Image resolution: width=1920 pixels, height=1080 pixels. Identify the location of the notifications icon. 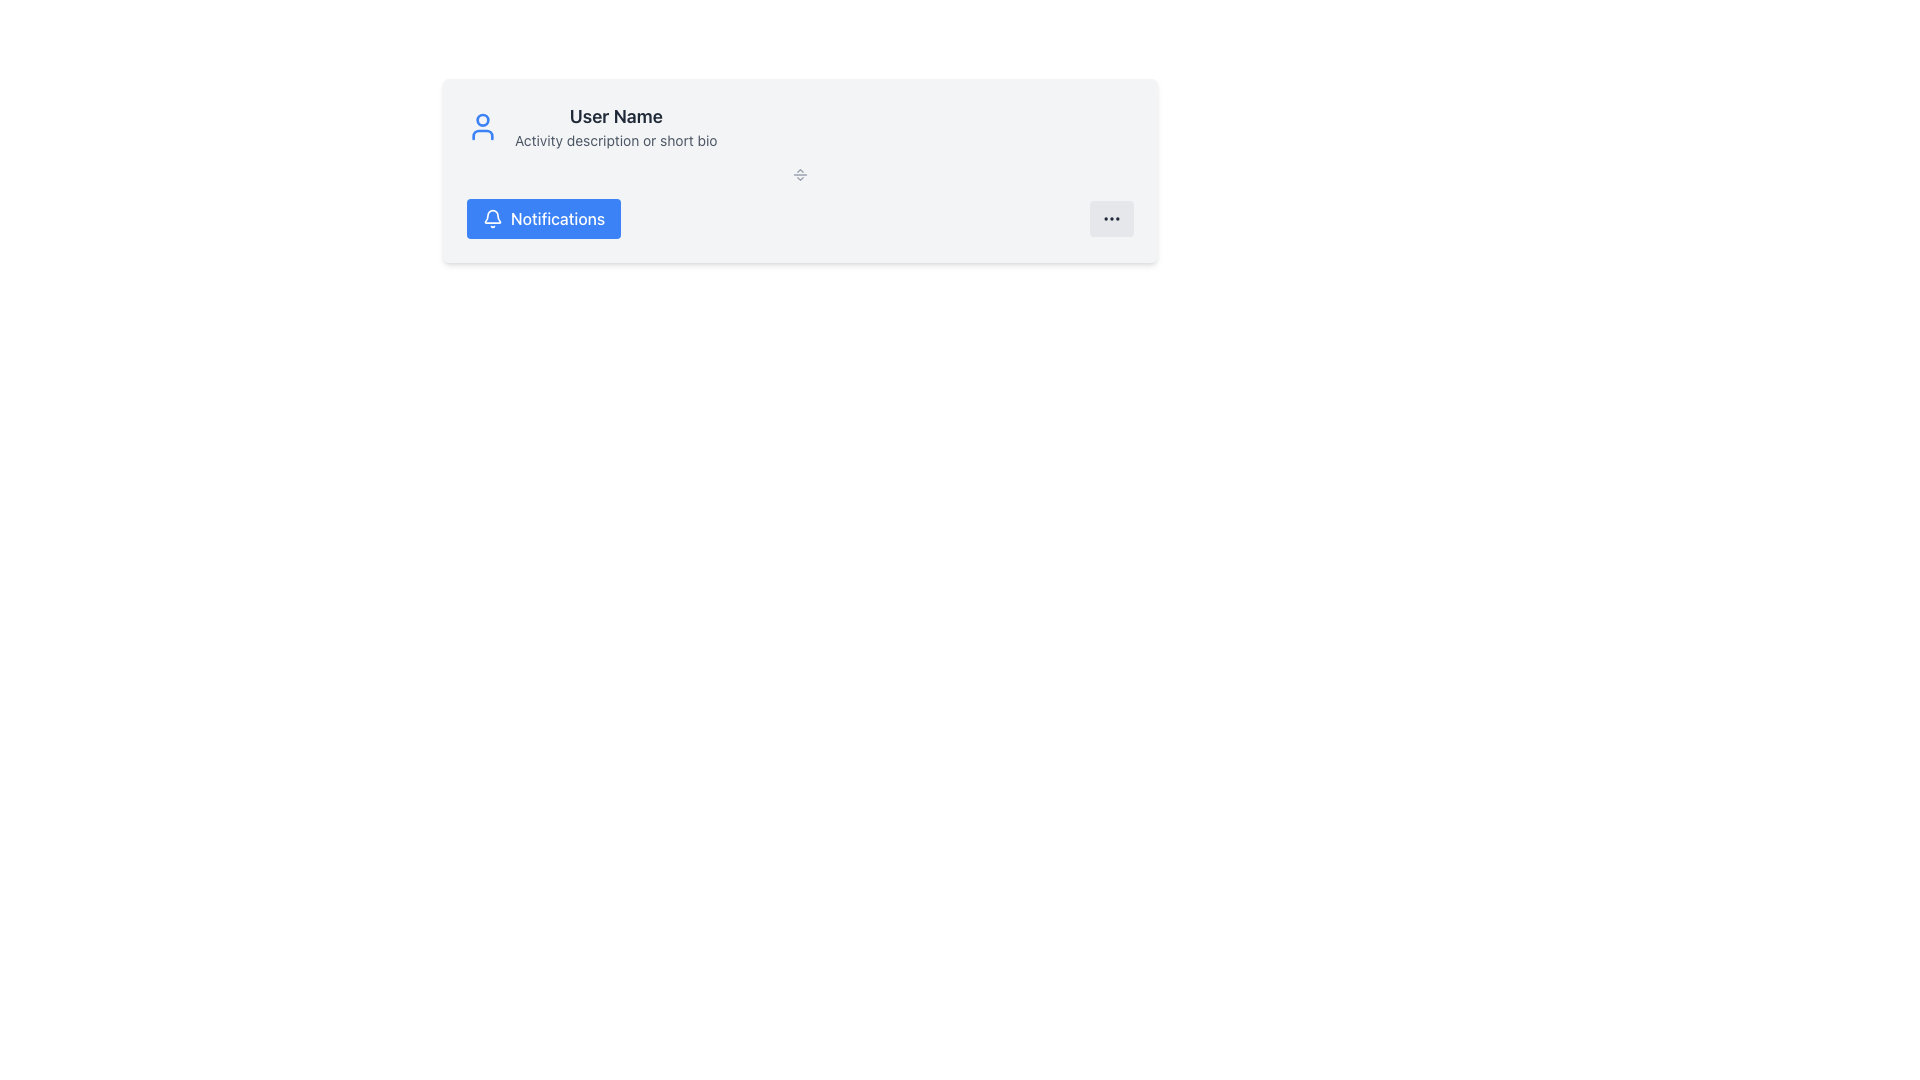
(493, 219).